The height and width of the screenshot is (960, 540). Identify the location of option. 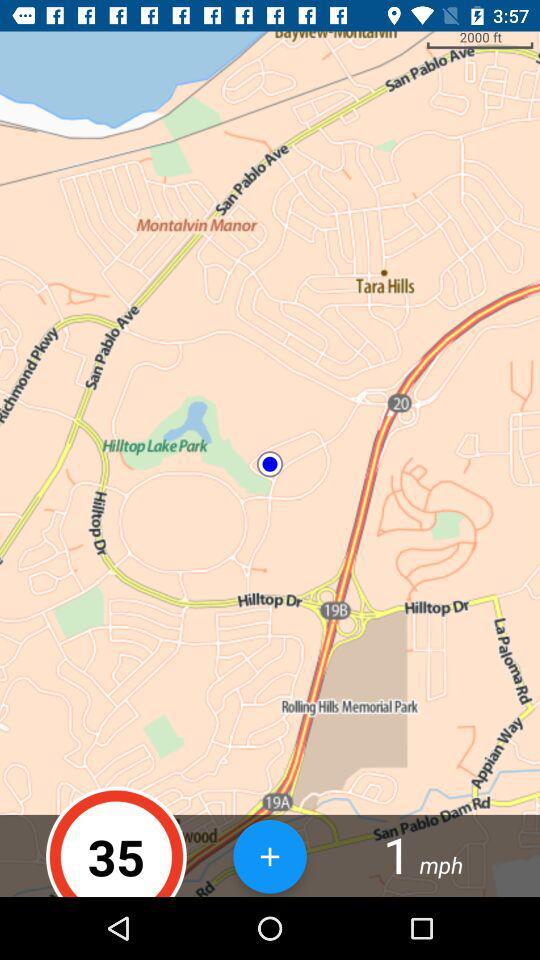
(270, 855).